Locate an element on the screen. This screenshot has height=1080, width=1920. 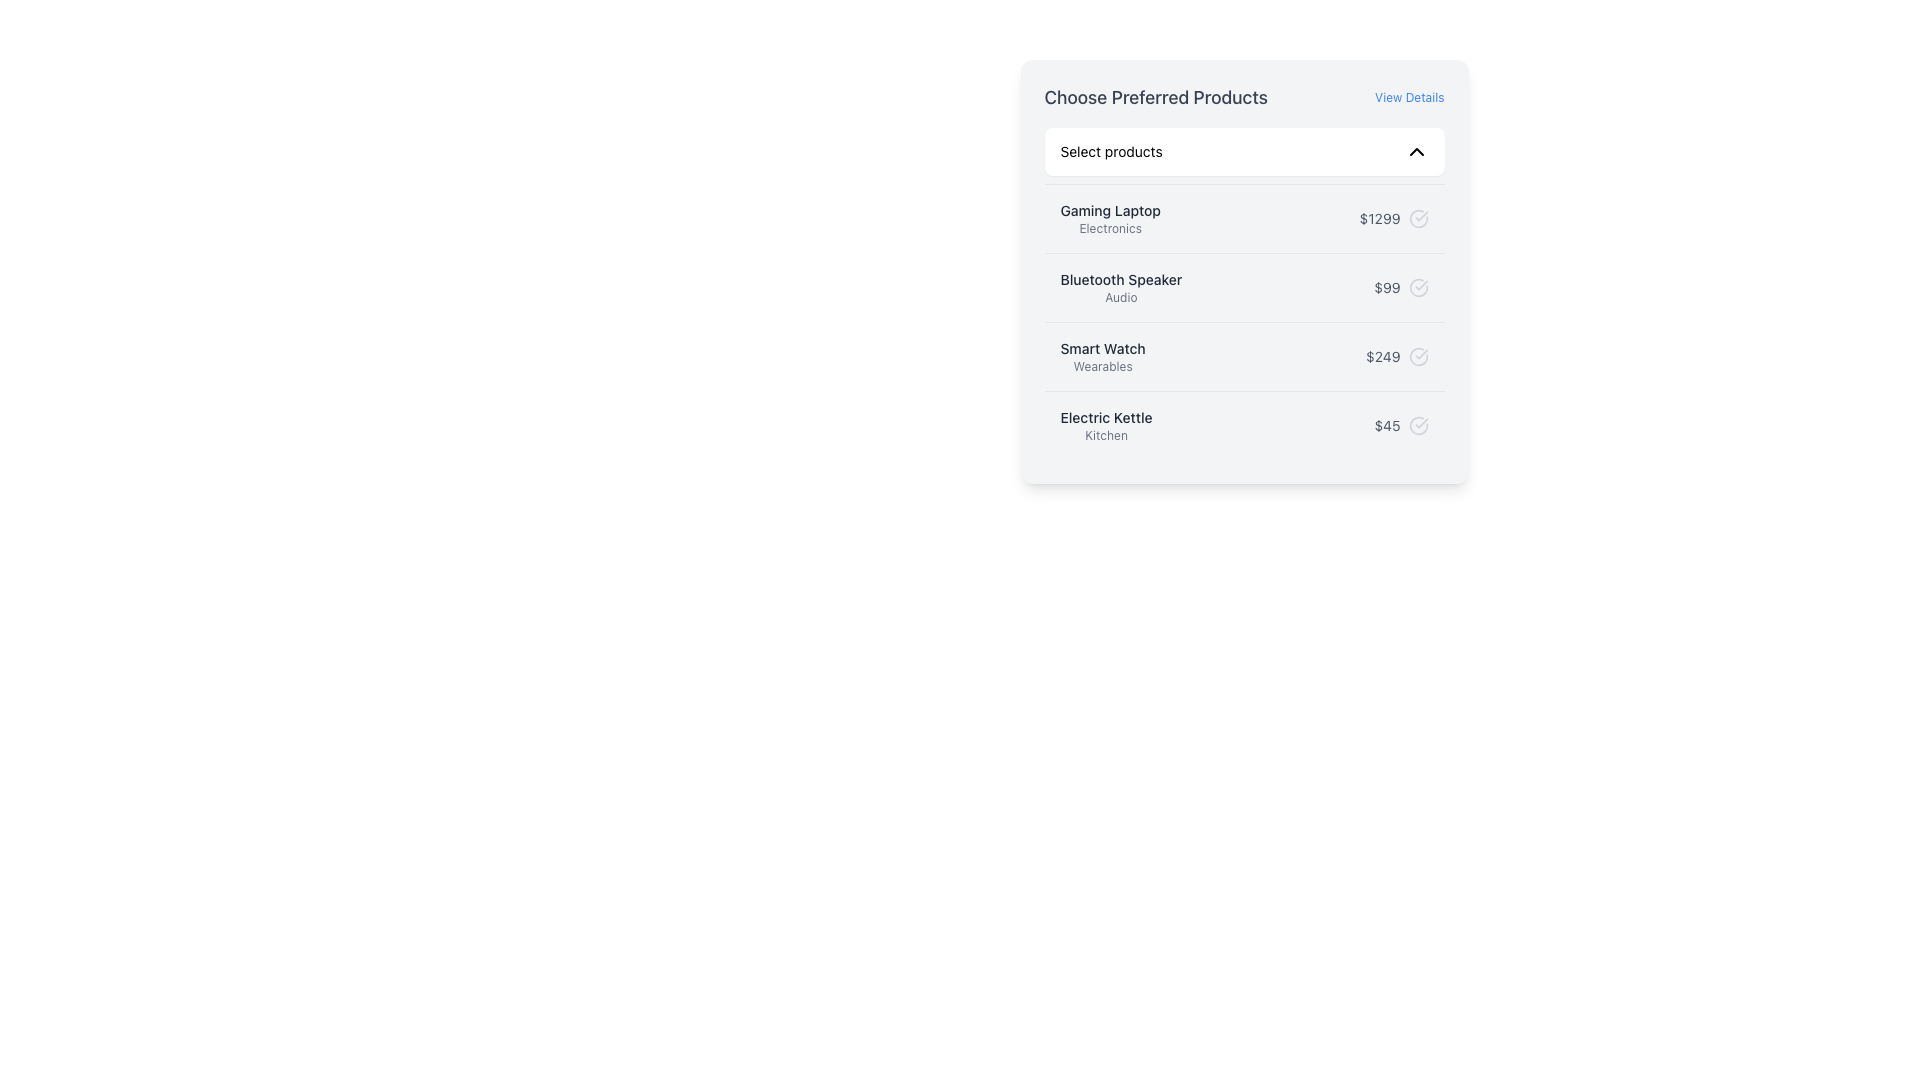
price text label displaying '$1299' located to the right of the 'Gaming Laptop' product name within a list item of selectable products is located at coordinates (1379, 219).